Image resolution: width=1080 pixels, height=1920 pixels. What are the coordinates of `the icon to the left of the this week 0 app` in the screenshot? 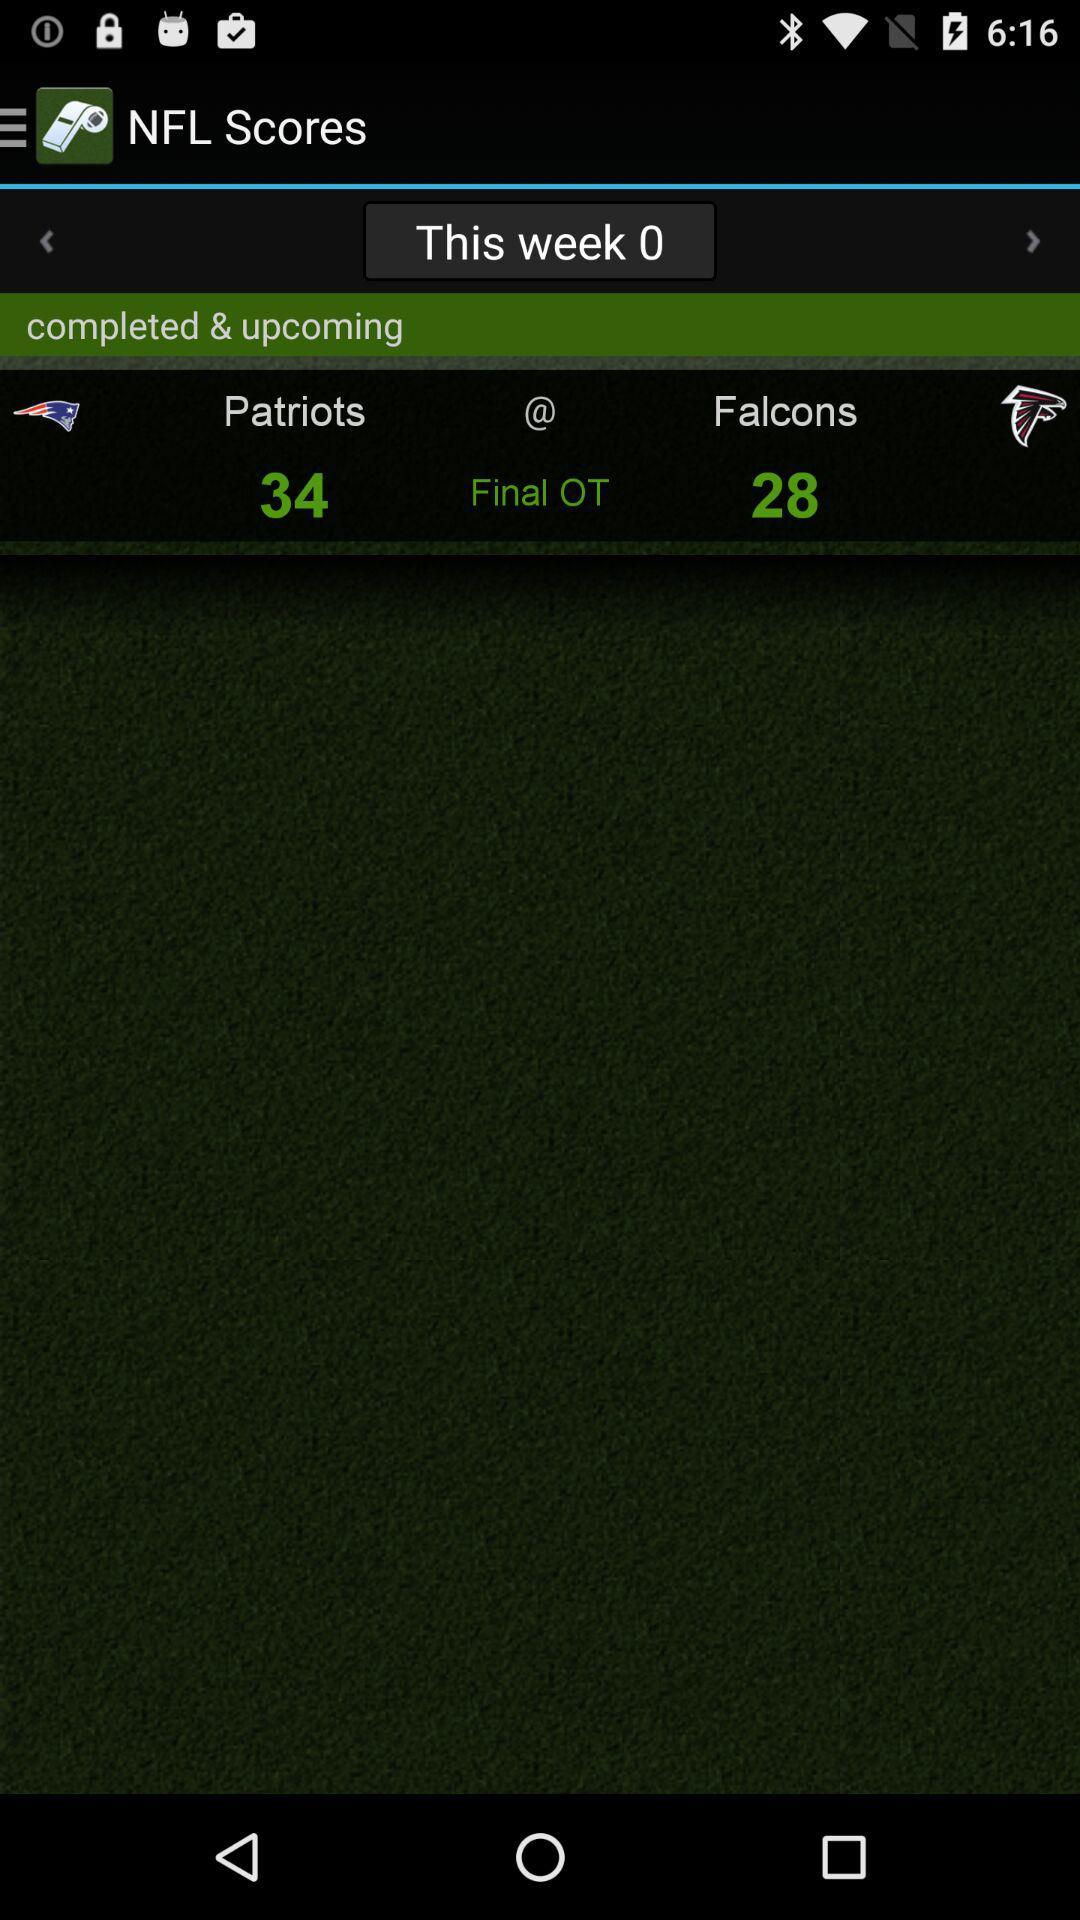 It's located at (45, 240).